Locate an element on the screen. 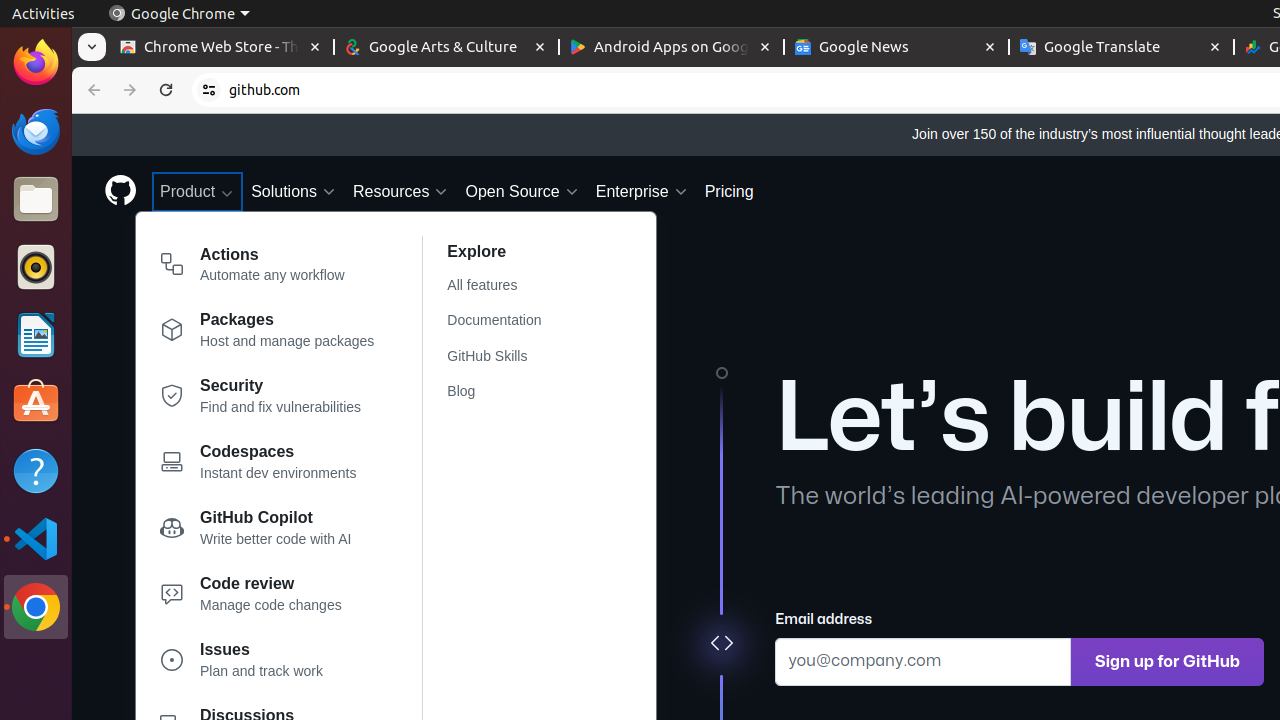  'Open Source' is located at coordinates (522, 191).